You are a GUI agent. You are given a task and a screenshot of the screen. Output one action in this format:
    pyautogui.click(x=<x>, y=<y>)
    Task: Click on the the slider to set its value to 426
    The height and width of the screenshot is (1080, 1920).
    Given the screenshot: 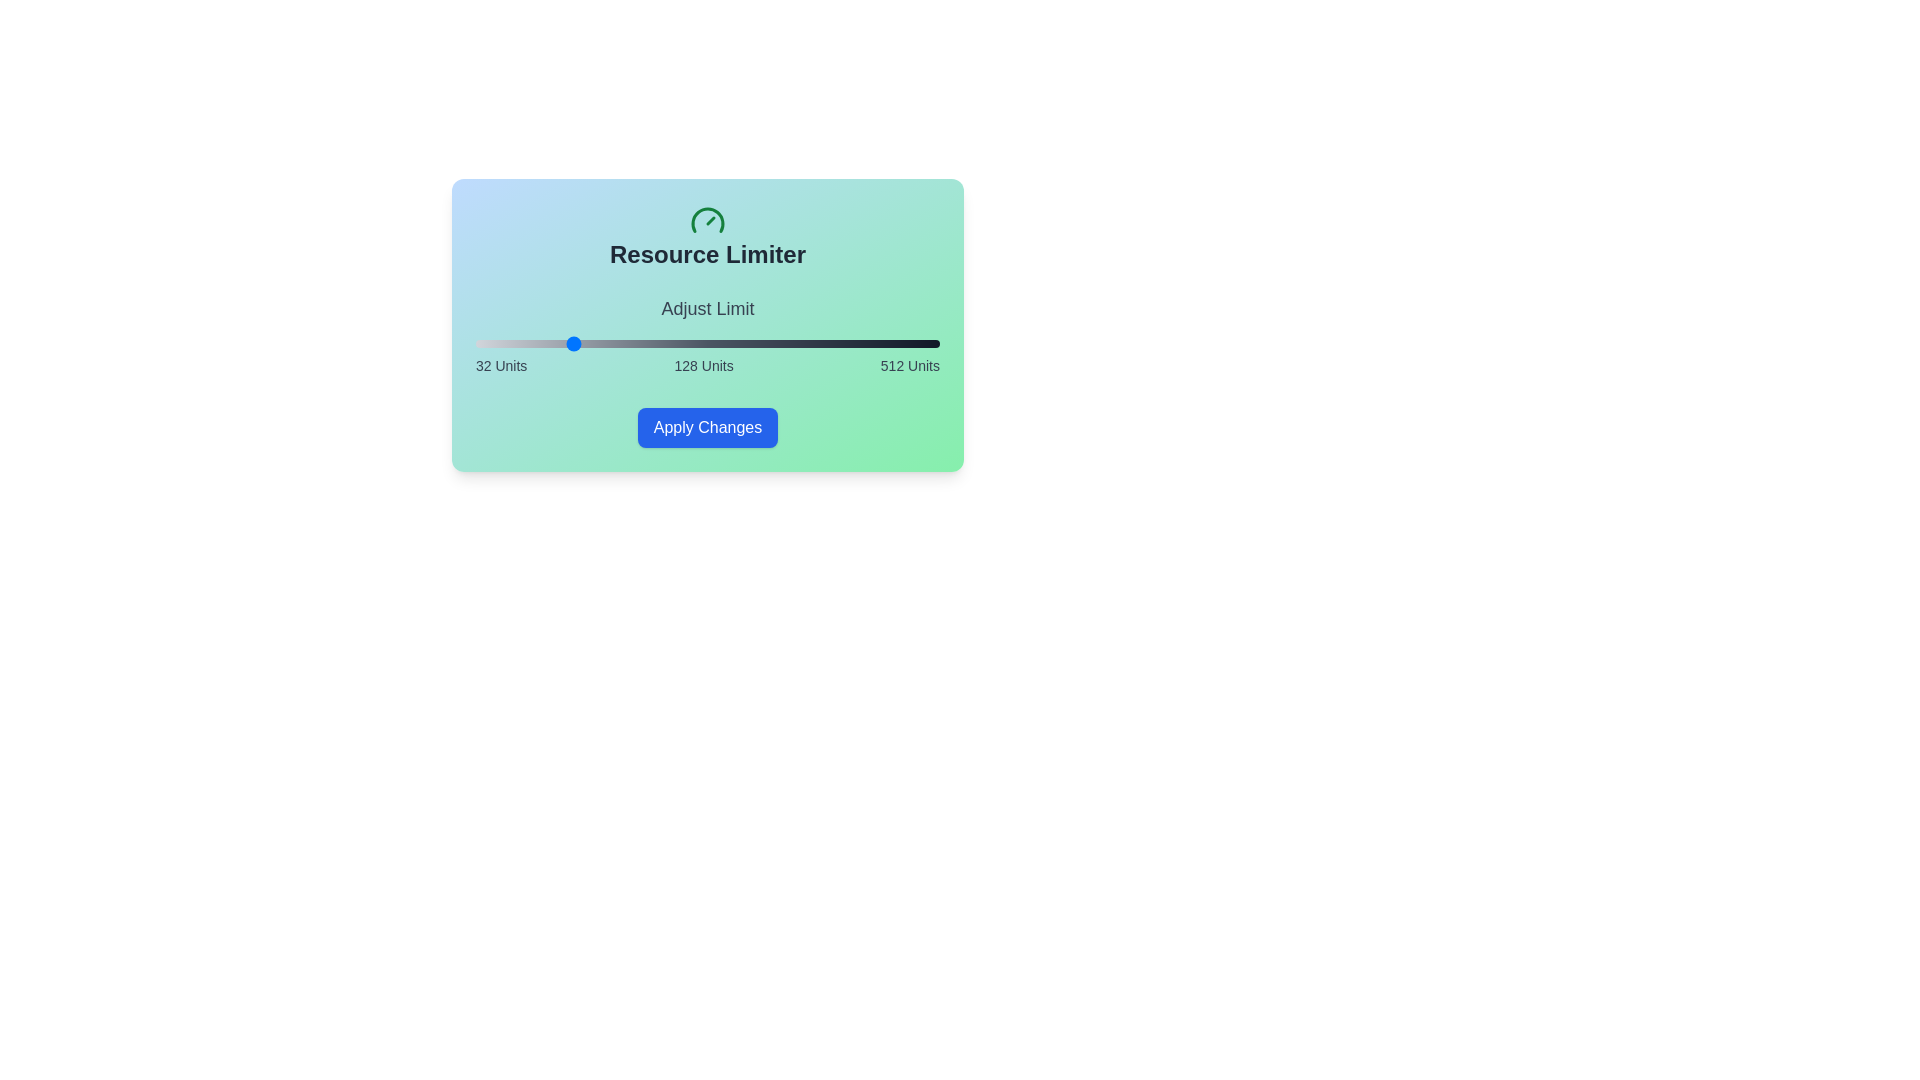 What is the action you would take?
    pyautogui.click(x=856, y=342)
    